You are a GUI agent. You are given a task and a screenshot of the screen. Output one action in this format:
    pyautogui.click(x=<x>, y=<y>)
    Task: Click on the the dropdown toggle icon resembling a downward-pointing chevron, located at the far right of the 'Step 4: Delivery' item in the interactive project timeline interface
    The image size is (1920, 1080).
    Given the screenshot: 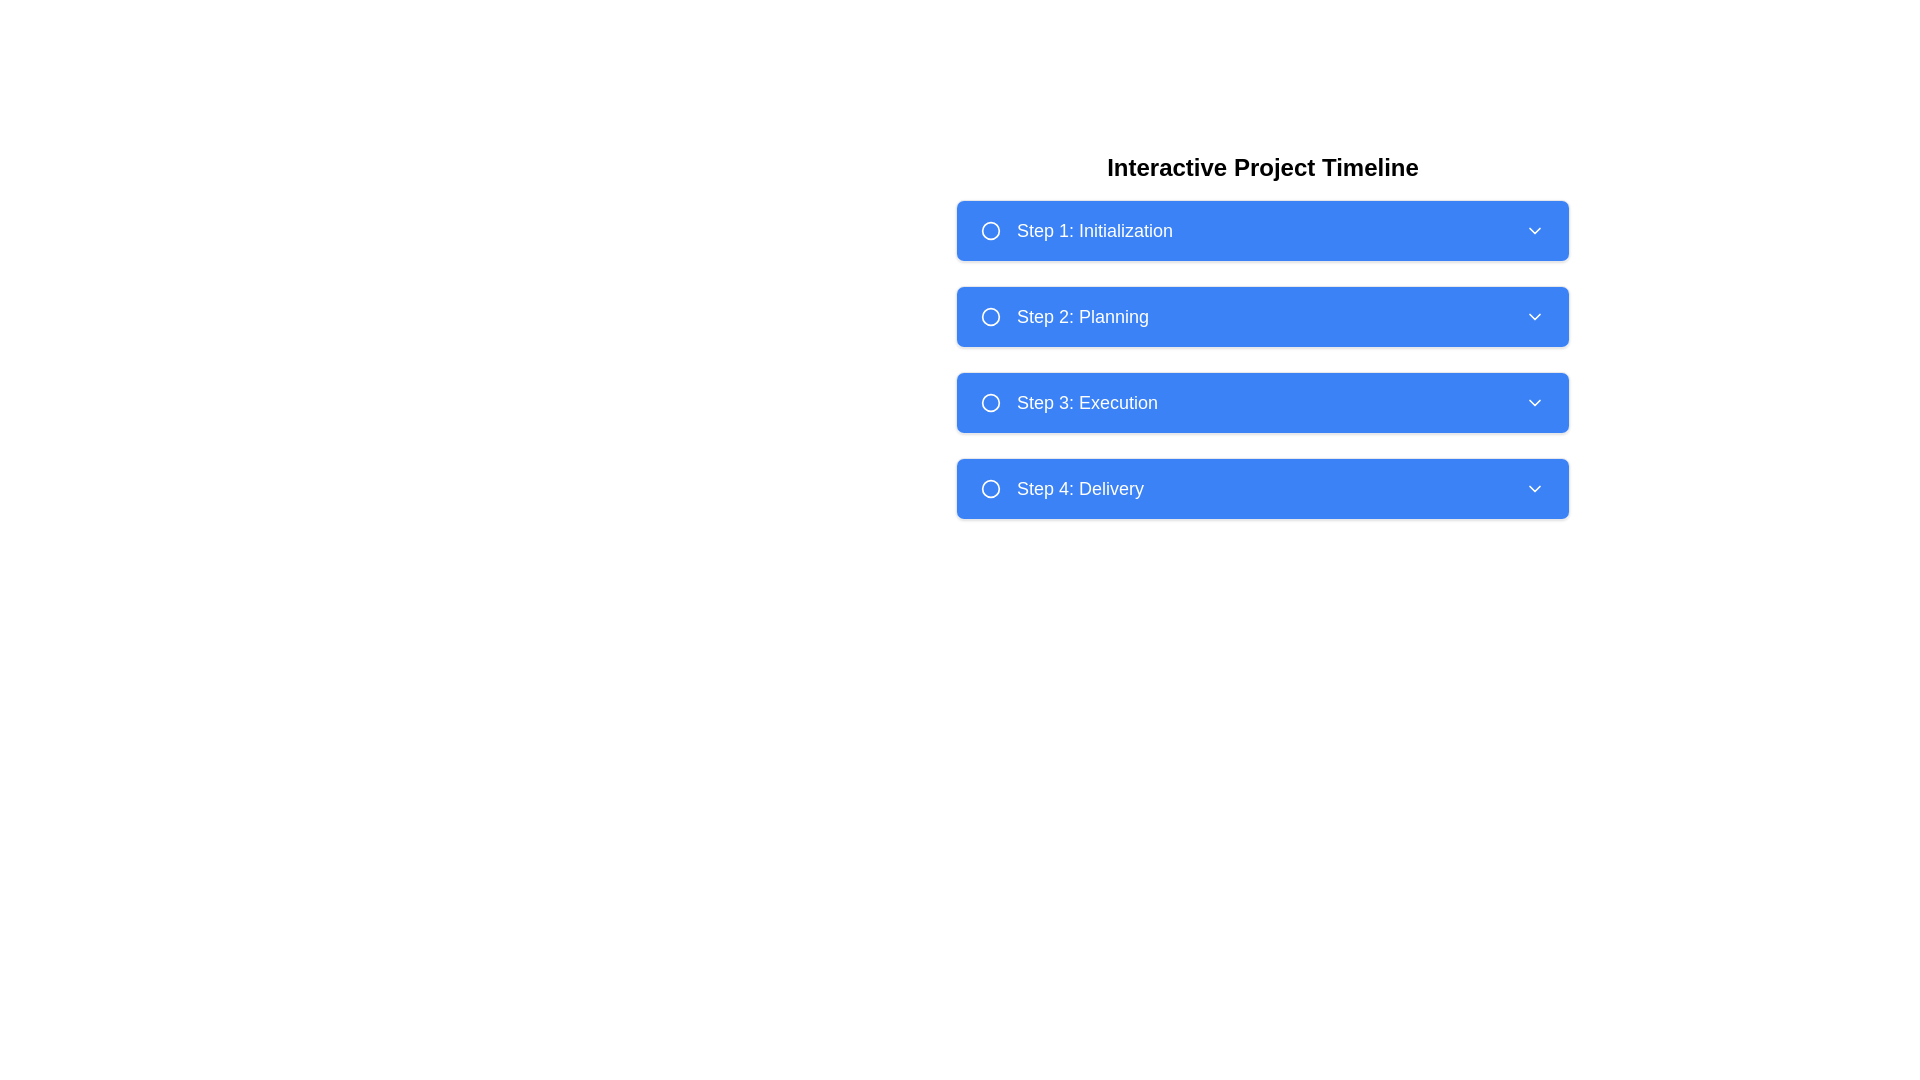 What is the action you would take?
    pyautogui.click(x=1534, y=489)
    